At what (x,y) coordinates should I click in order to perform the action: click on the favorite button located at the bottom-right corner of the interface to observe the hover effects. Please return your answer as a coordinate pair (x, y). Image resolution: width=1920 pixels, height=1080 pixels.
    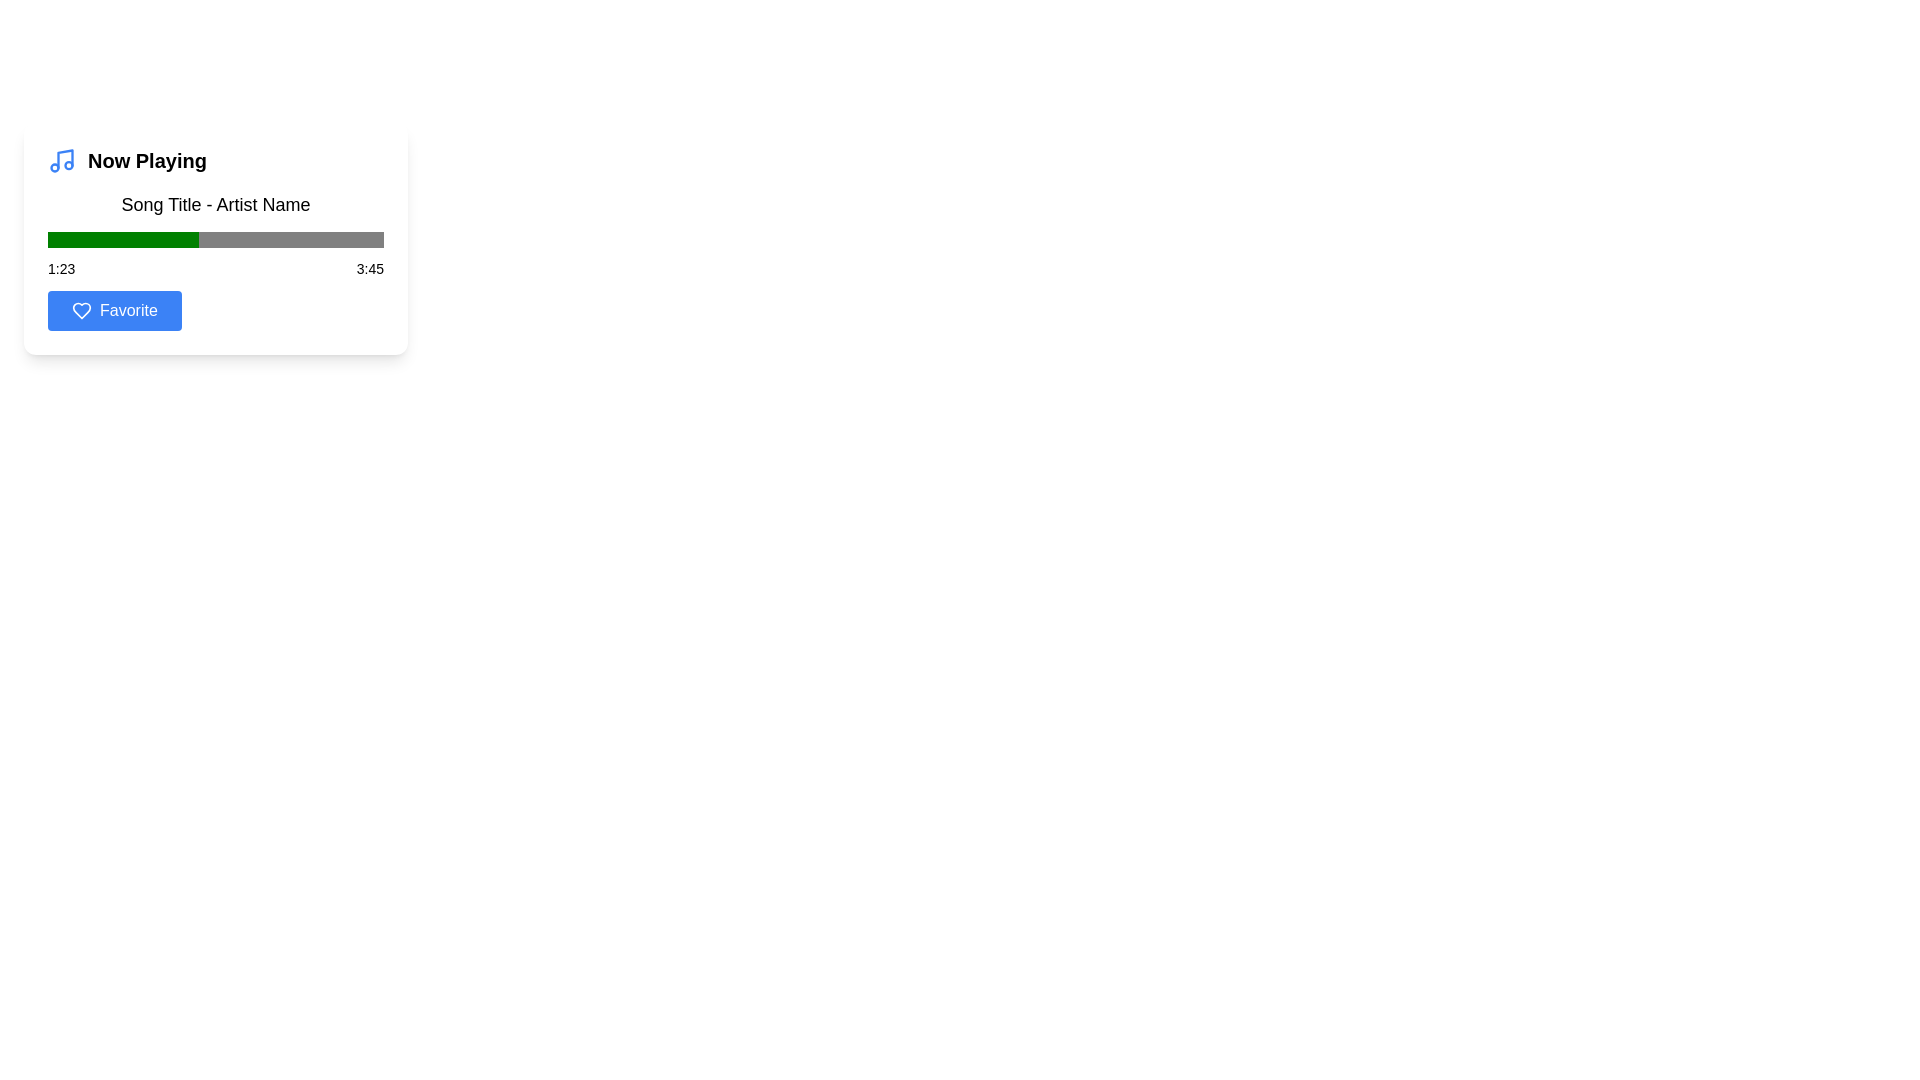
    Looking at the image, I should click on (113, 311).